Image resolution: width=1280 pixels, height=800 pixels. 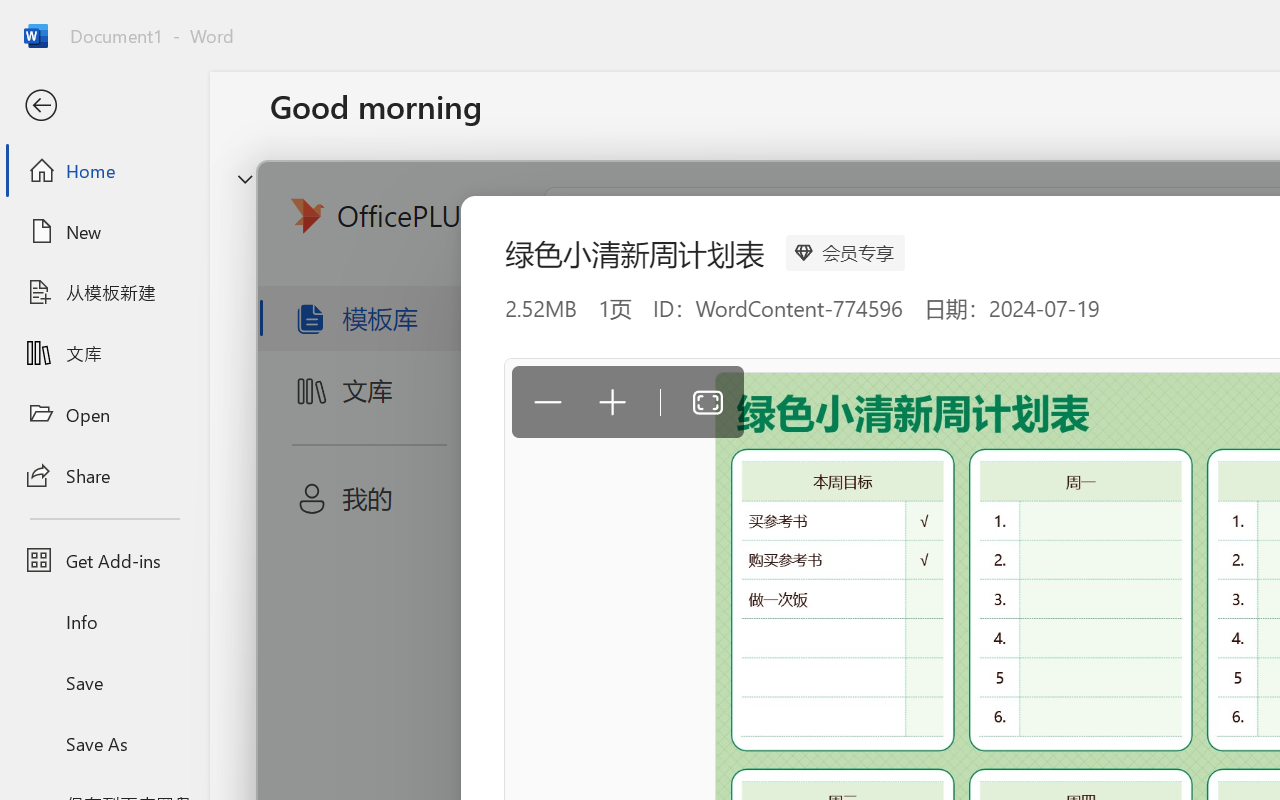 What do you see at coordinates (103, 743) in the screenshot?
I see `'Save As'` at bounding box center [103, 743].